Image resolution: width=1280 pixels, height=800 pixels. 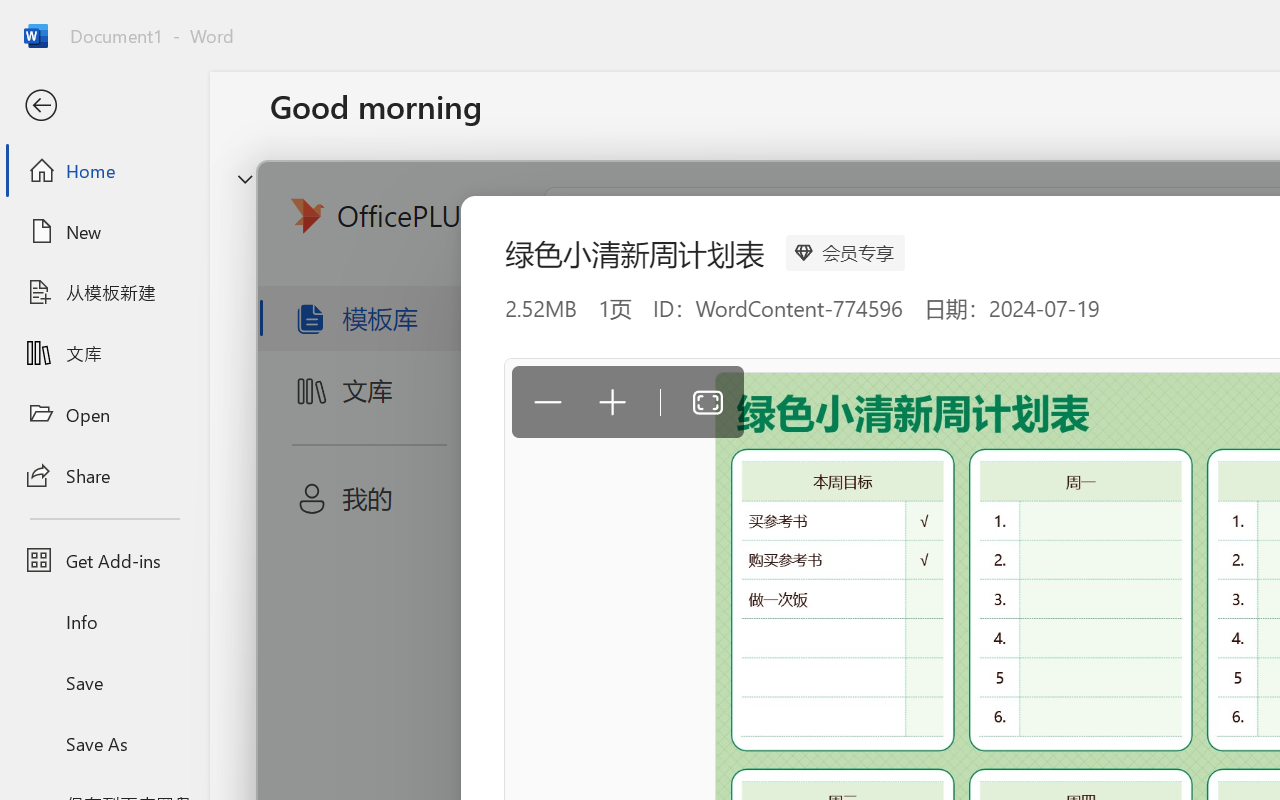 What do you see at coordinates (103, 743) in the screenshot?
I see `'Save As'` at bounding box center [103, 743].